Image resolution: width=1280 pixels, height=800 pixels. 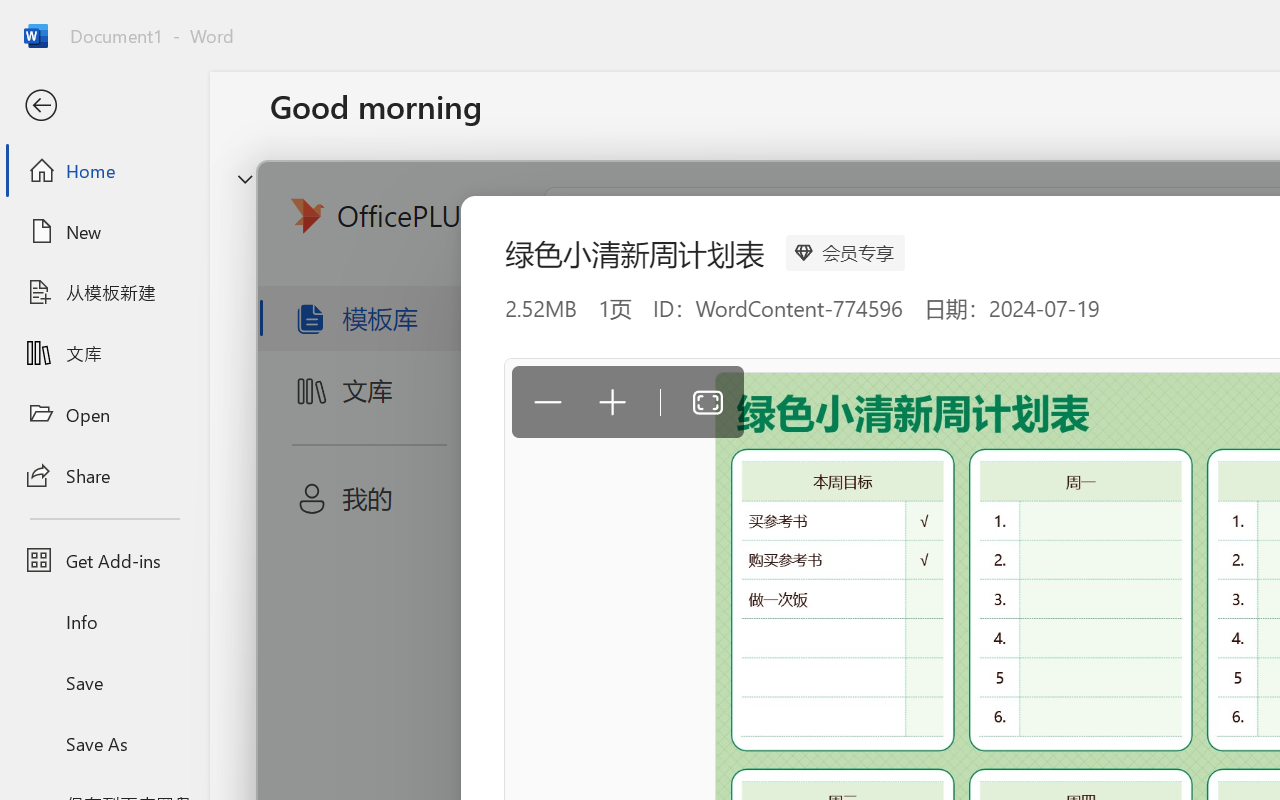 What do you see at coordinates (103, 743) in the screenshot?
I see `'Save As'` at bounding box center [103, 743].